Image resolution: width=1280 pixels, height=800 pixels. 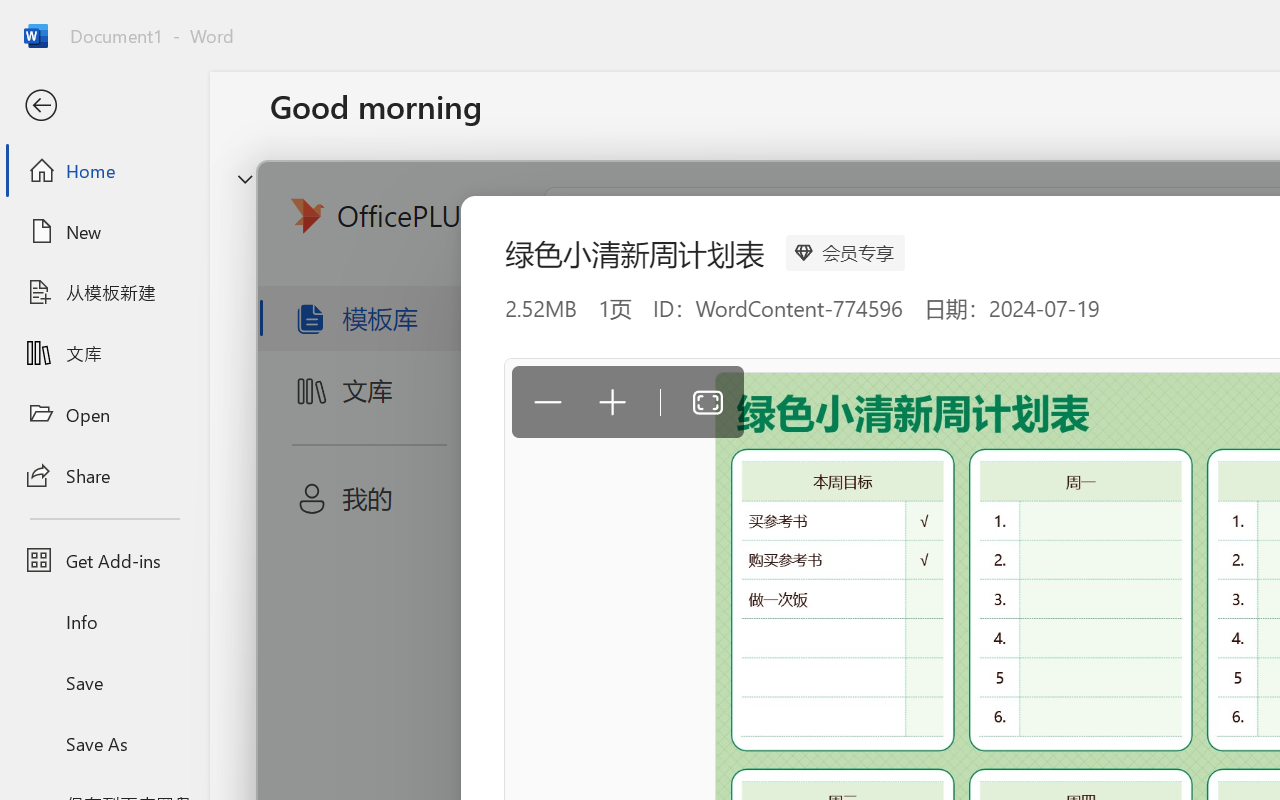 What do you see at coordinates (103, 743) in the screenshot?
I see `'Save As'` at bounding box center [103, 743].